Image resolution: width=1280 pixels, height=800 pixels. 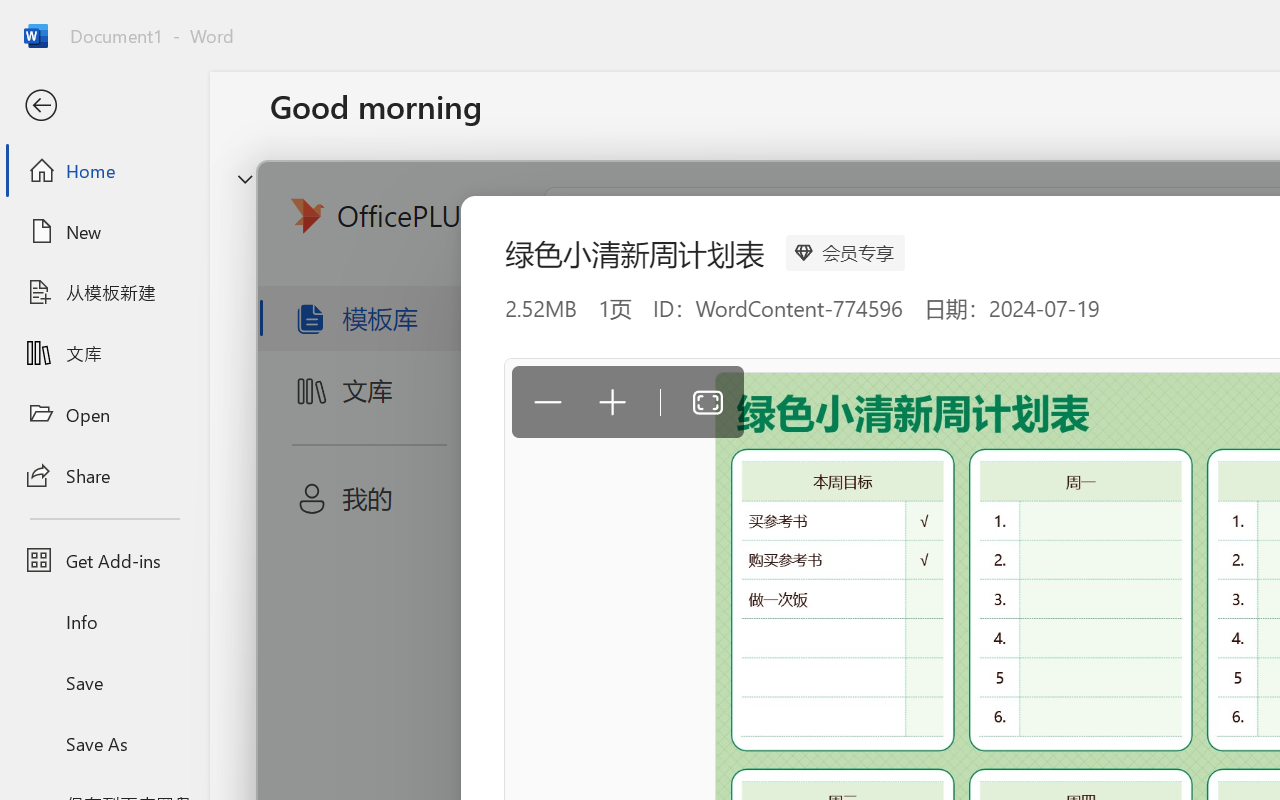 What do you see at coordinates (103, 743) in the screenshot?
I see `'Save As'` at bounding box center [103, 743].